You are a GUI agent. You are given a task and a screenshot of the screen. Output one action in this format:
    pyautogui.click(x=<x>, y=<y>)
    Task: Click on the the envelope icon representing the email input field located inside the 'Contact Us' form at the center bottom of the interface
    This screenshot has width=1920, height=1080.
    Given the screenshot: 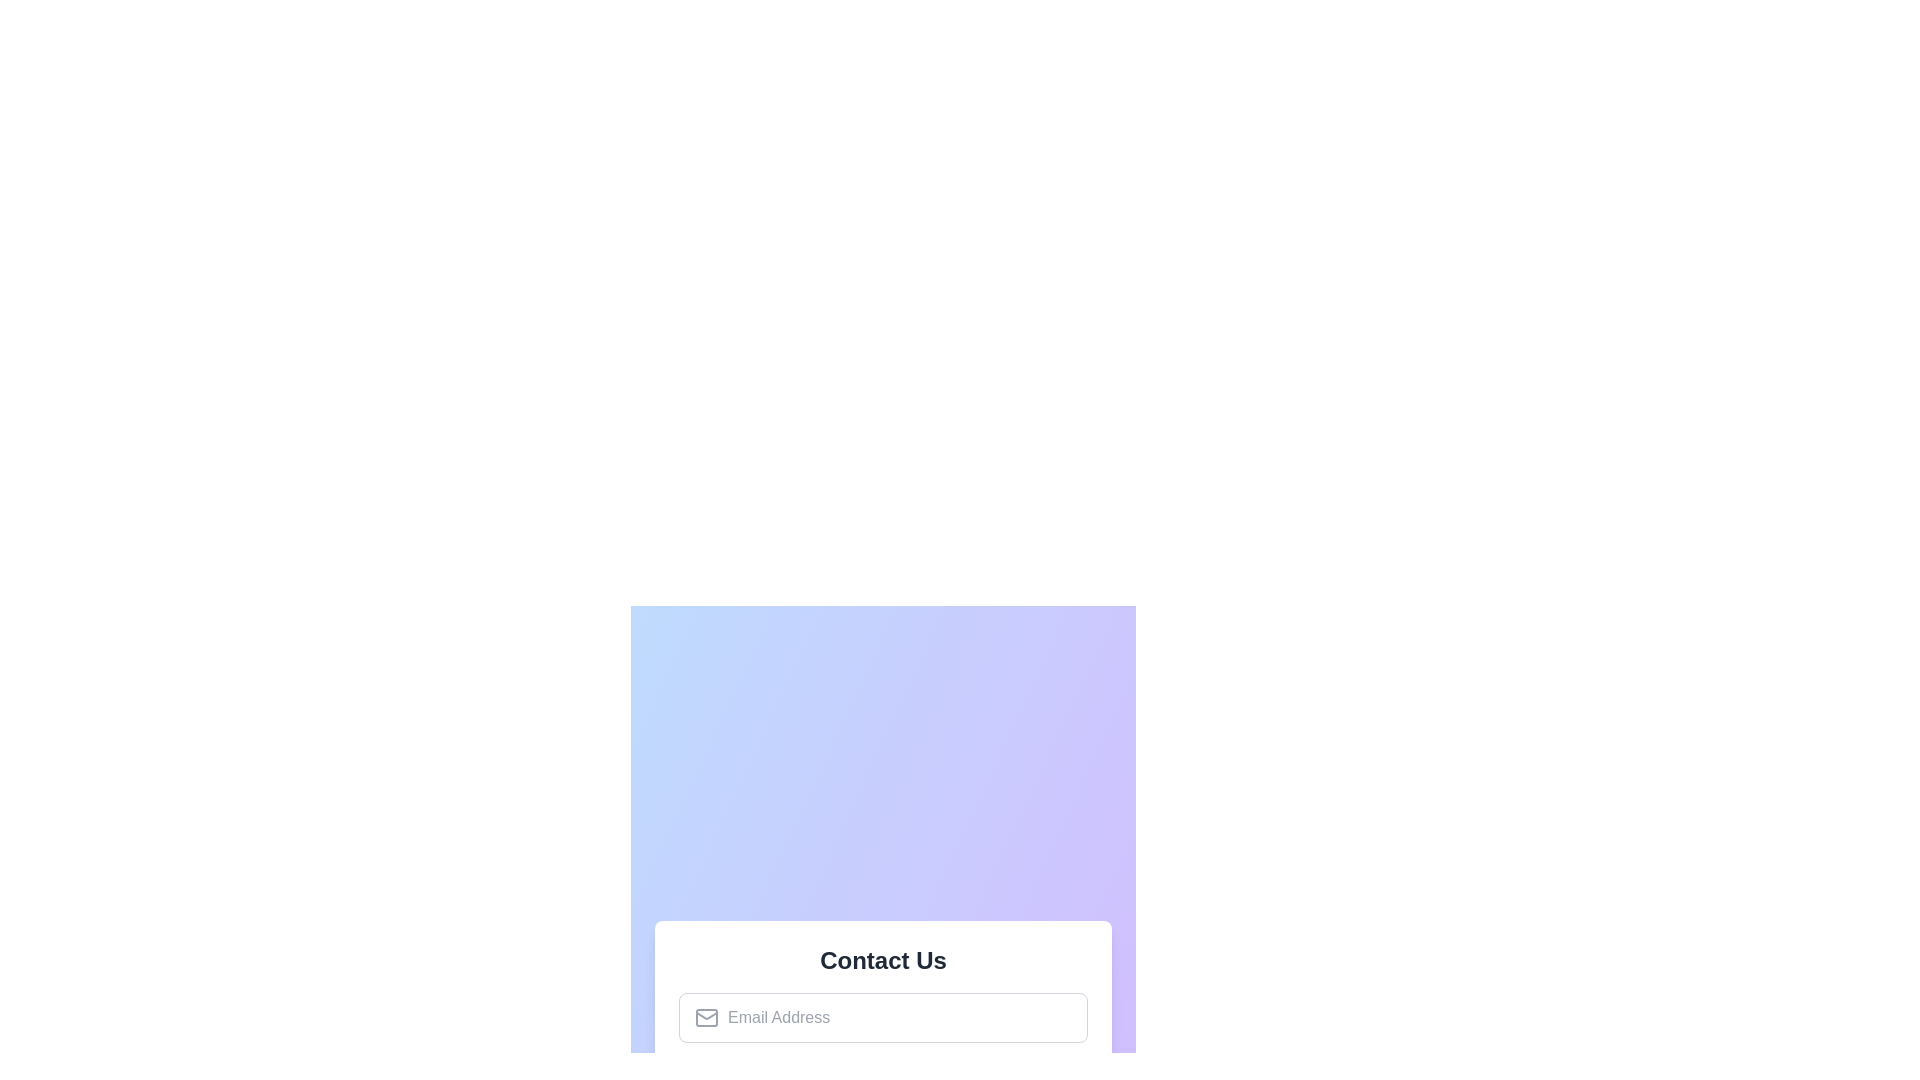 What is the action you would take?
    pyautogui.click(x=706, y=1017)
    